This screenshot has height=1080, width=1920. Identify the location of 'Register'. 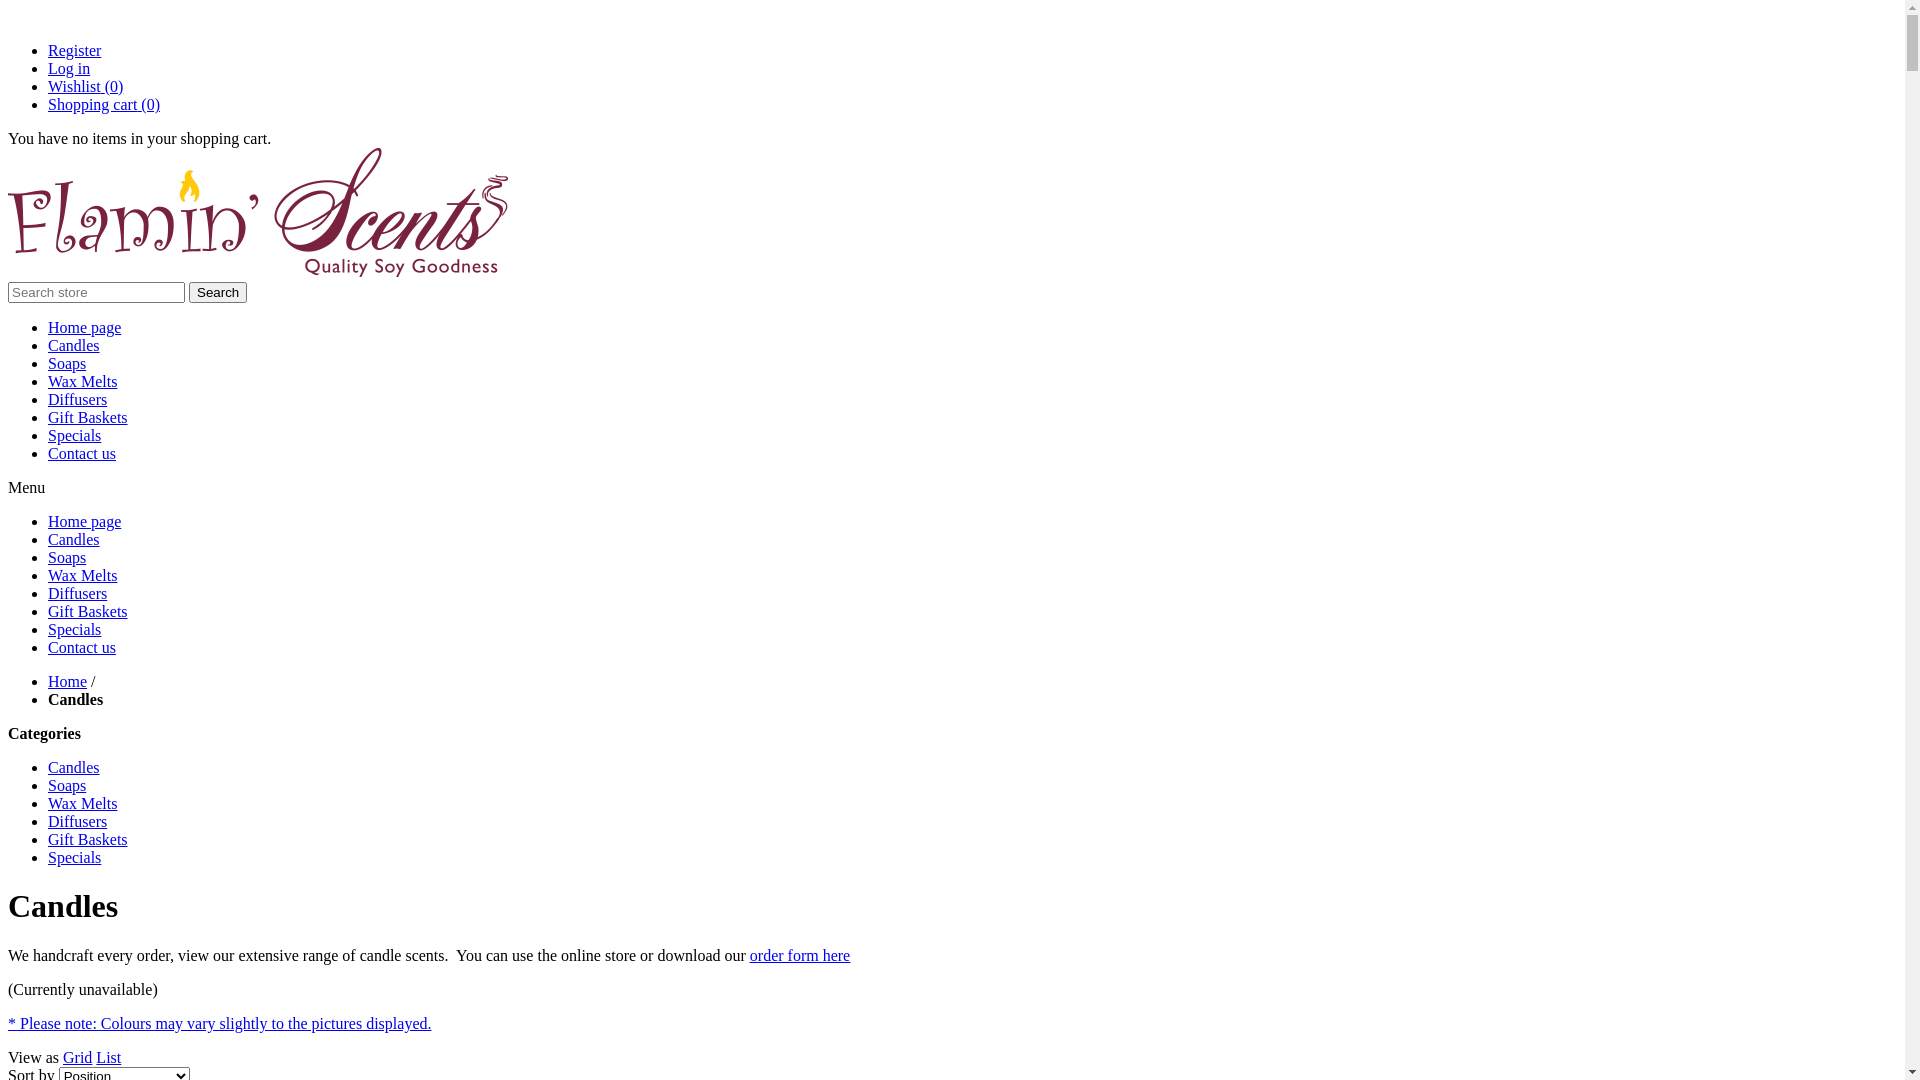
(74, 49).